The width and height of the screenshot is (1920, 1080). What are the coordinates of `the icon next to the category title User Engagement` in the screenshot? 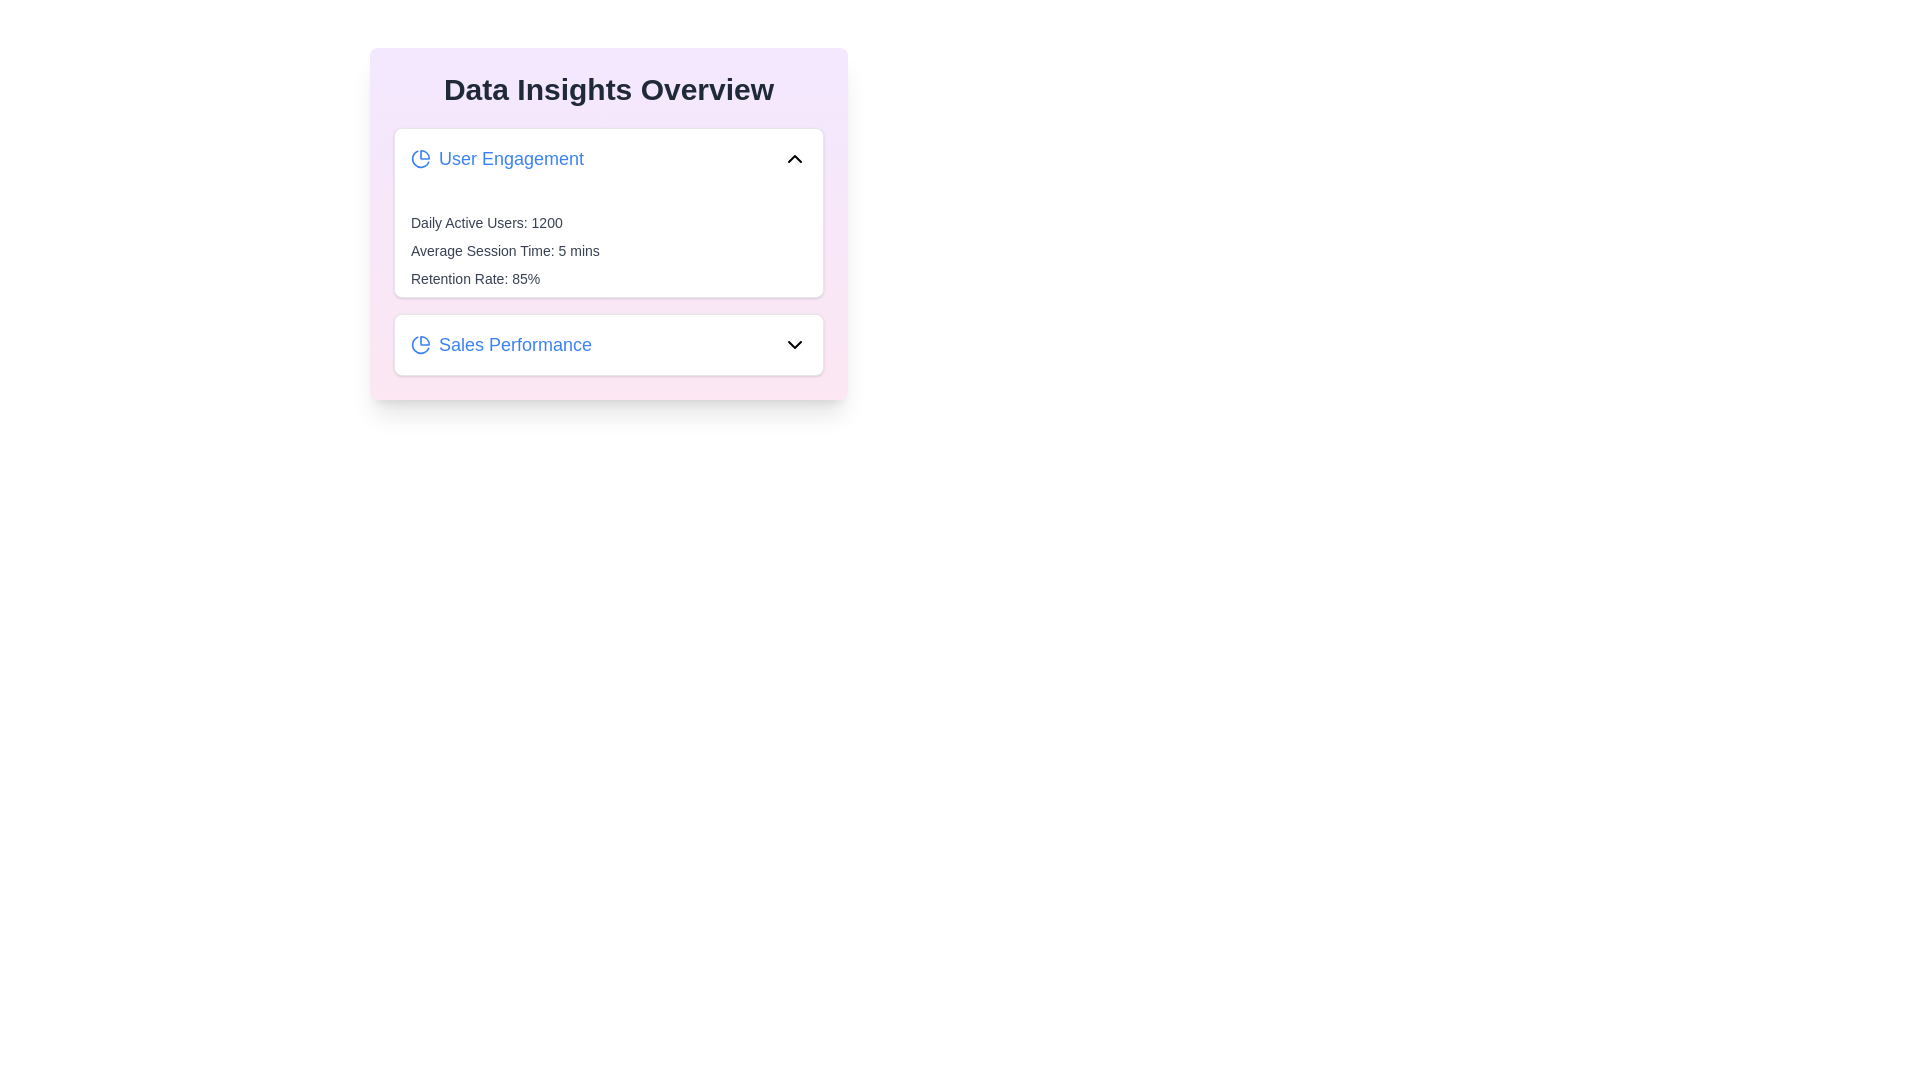 It's located at (420, 157).